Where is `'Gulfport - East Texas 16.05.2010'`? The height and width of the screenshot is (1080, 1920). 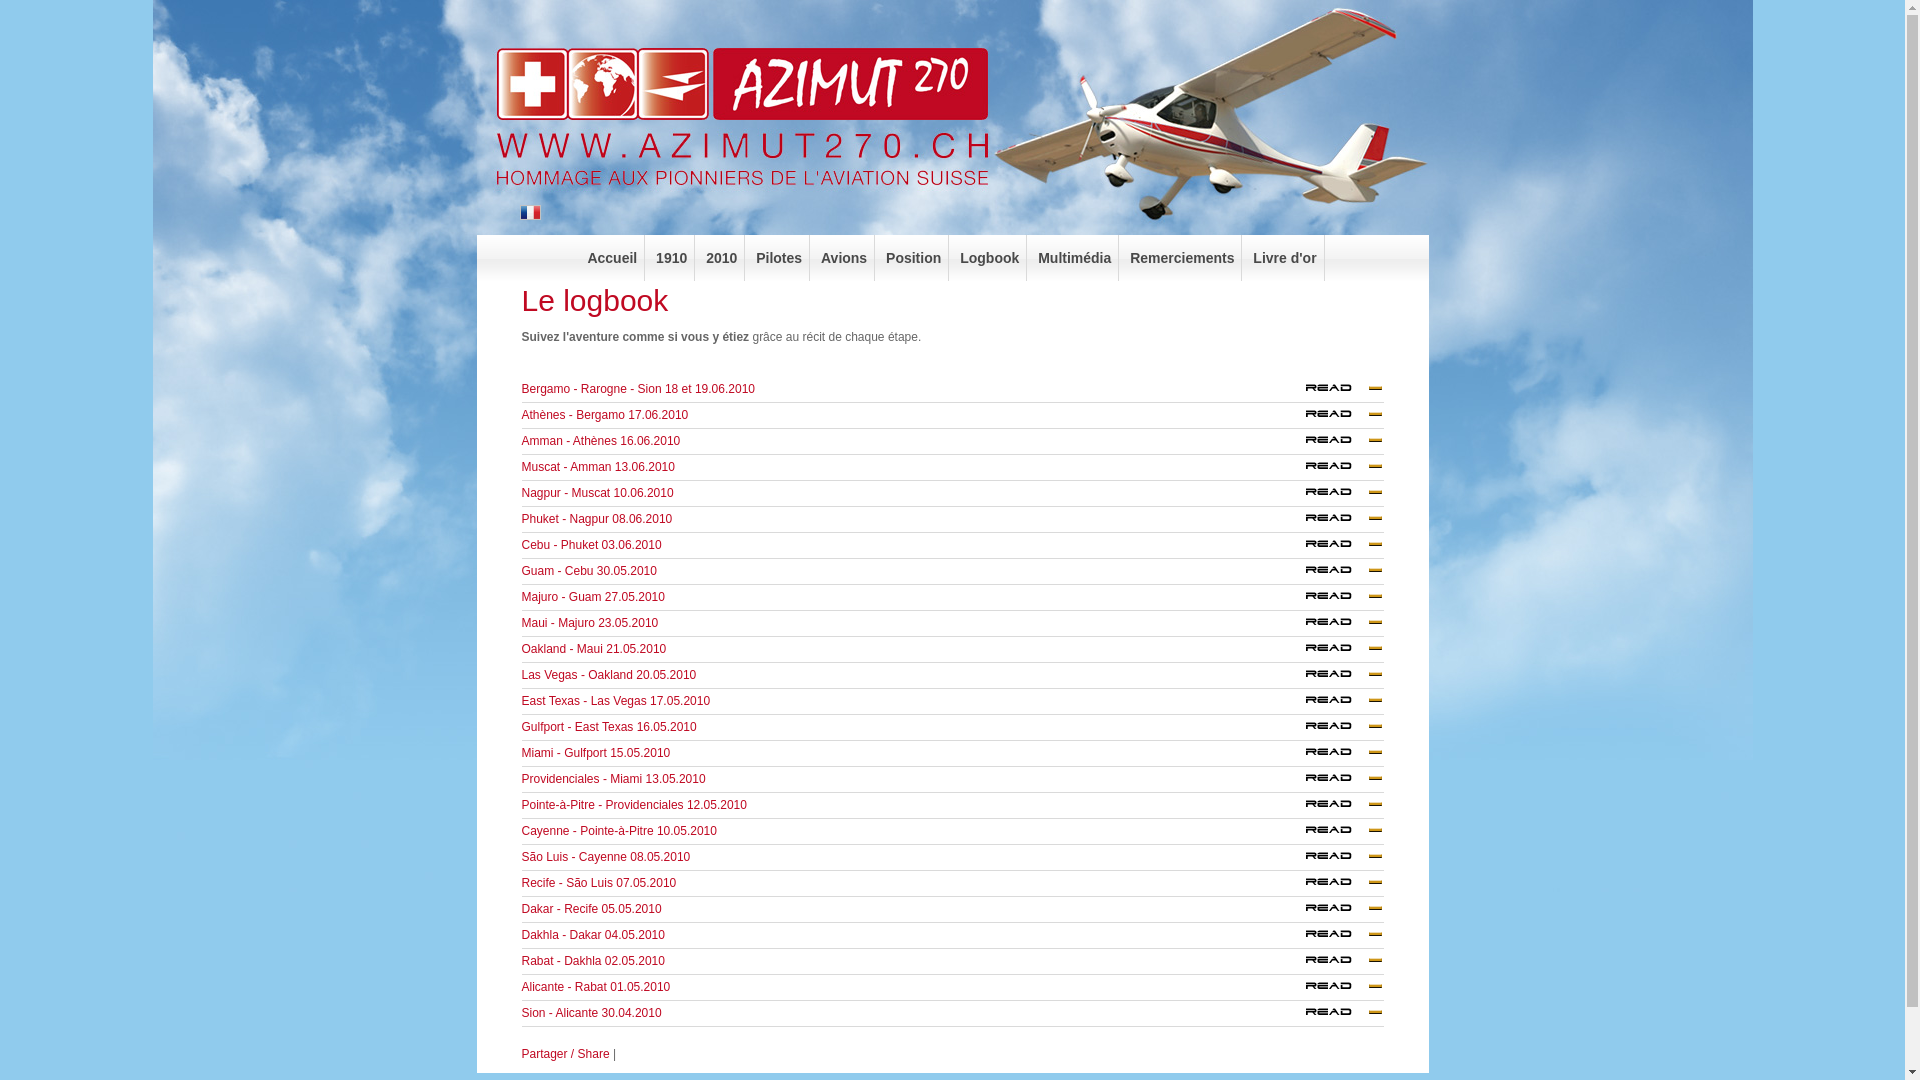 'Gulfport - East Texas 16.05.2010' is located at coordinates (608, 726).